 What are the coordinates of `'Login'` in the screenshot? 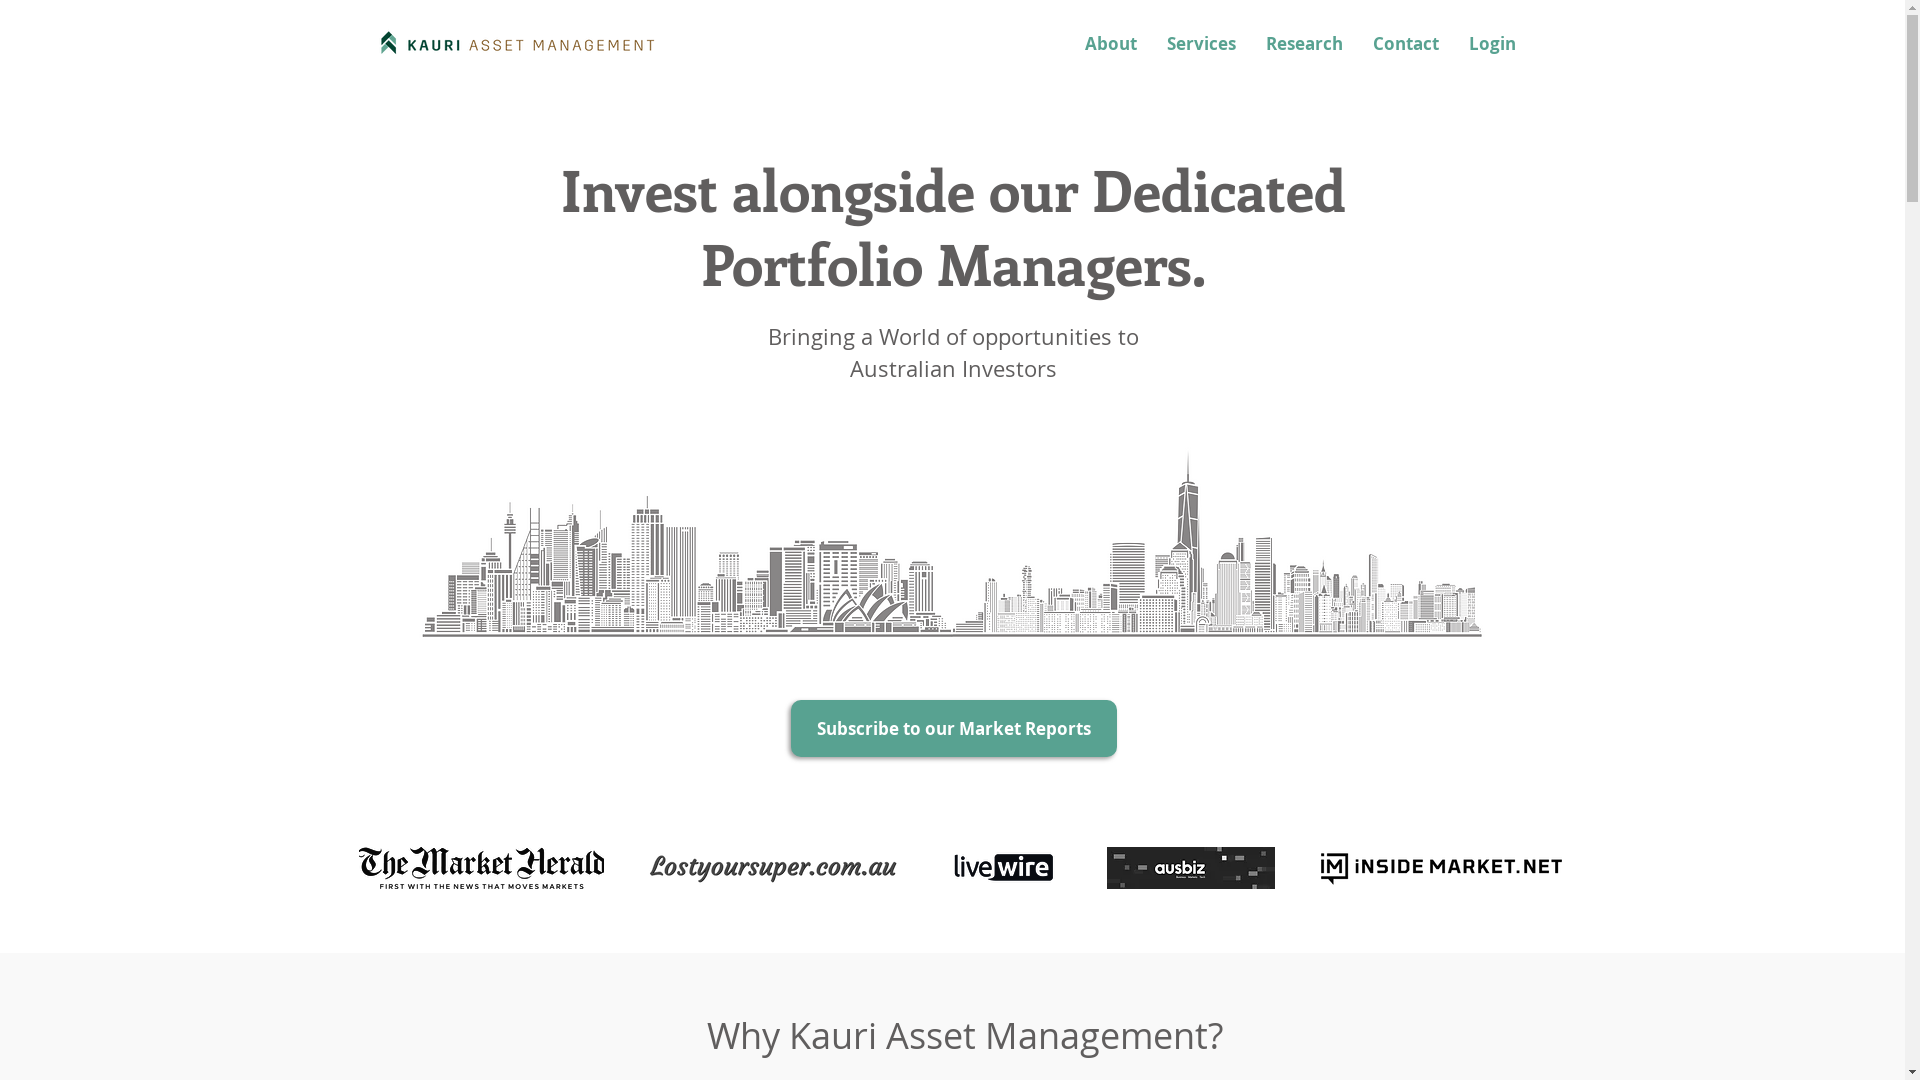 It's located at (1454, 43).